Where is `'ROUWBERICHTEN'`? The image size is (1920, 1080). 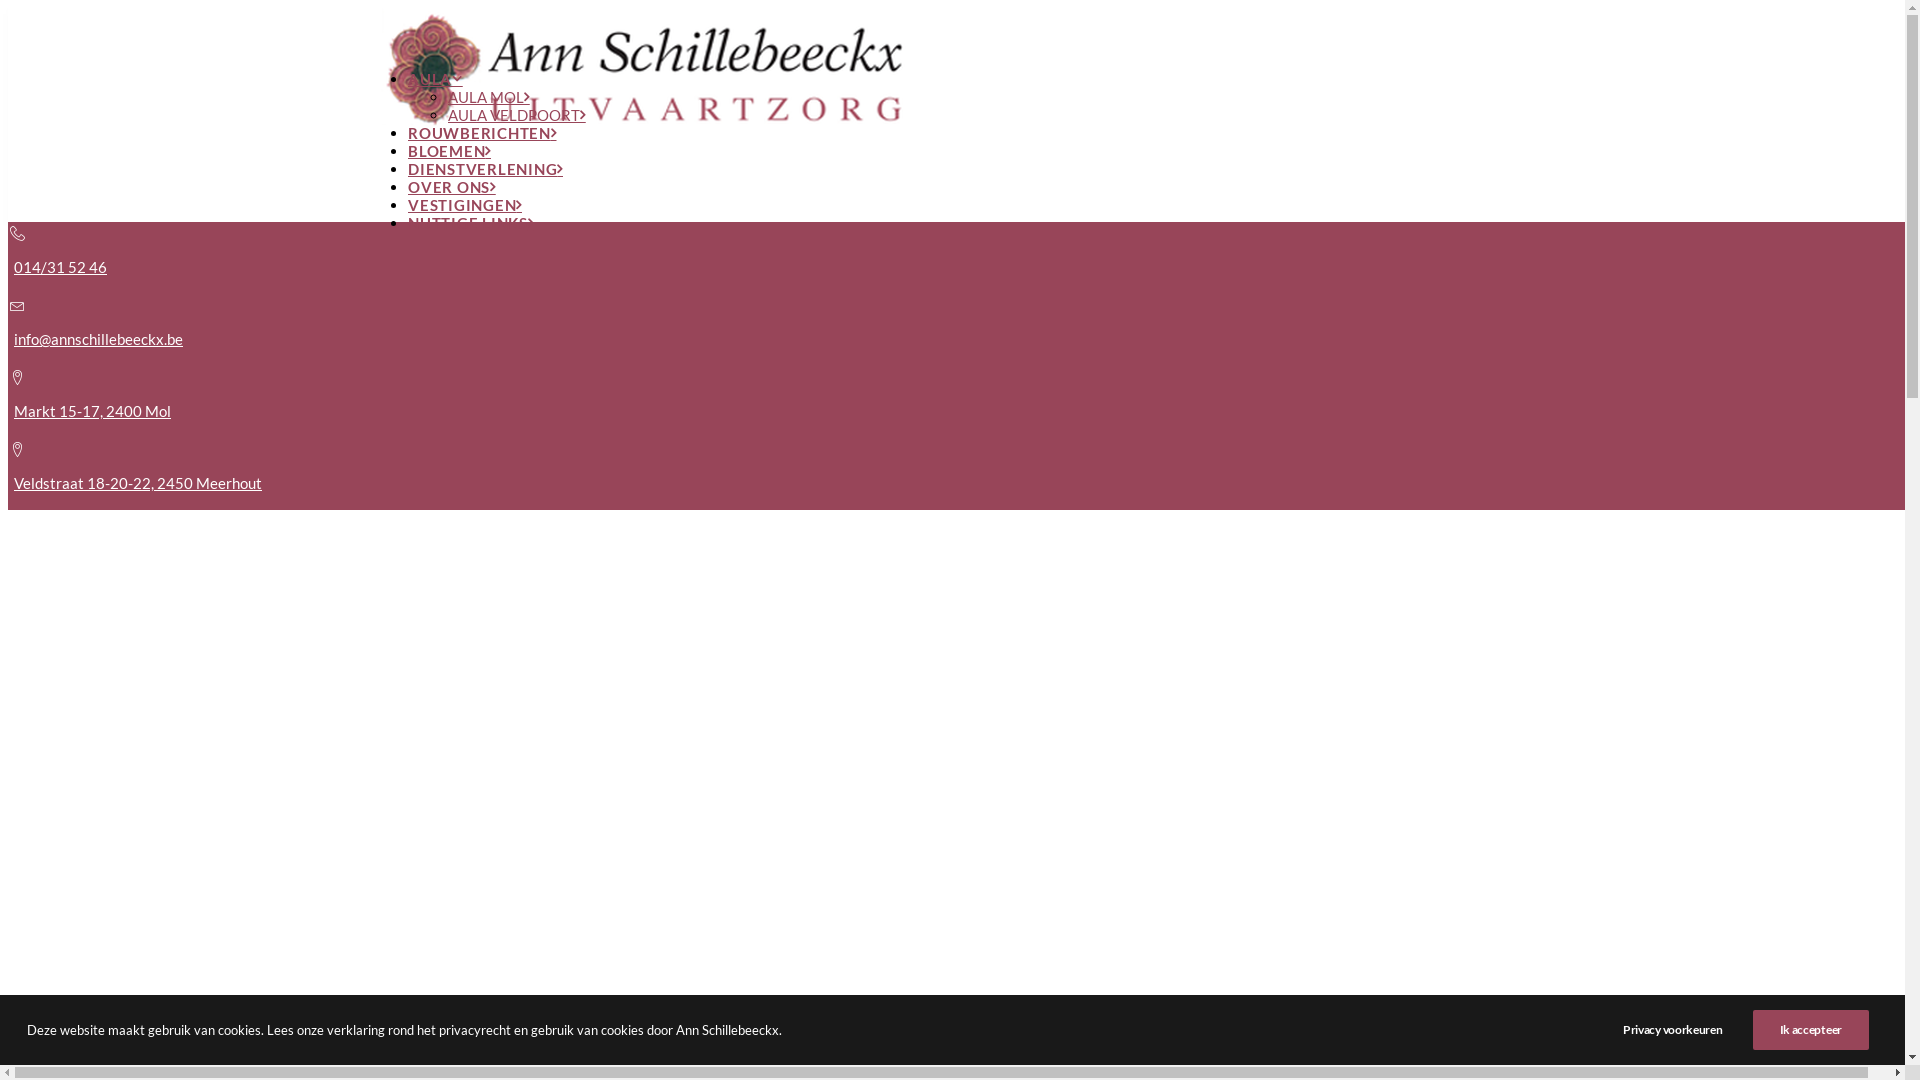
'ROUWBERICHTEN' is located at coordinates (482, 132).